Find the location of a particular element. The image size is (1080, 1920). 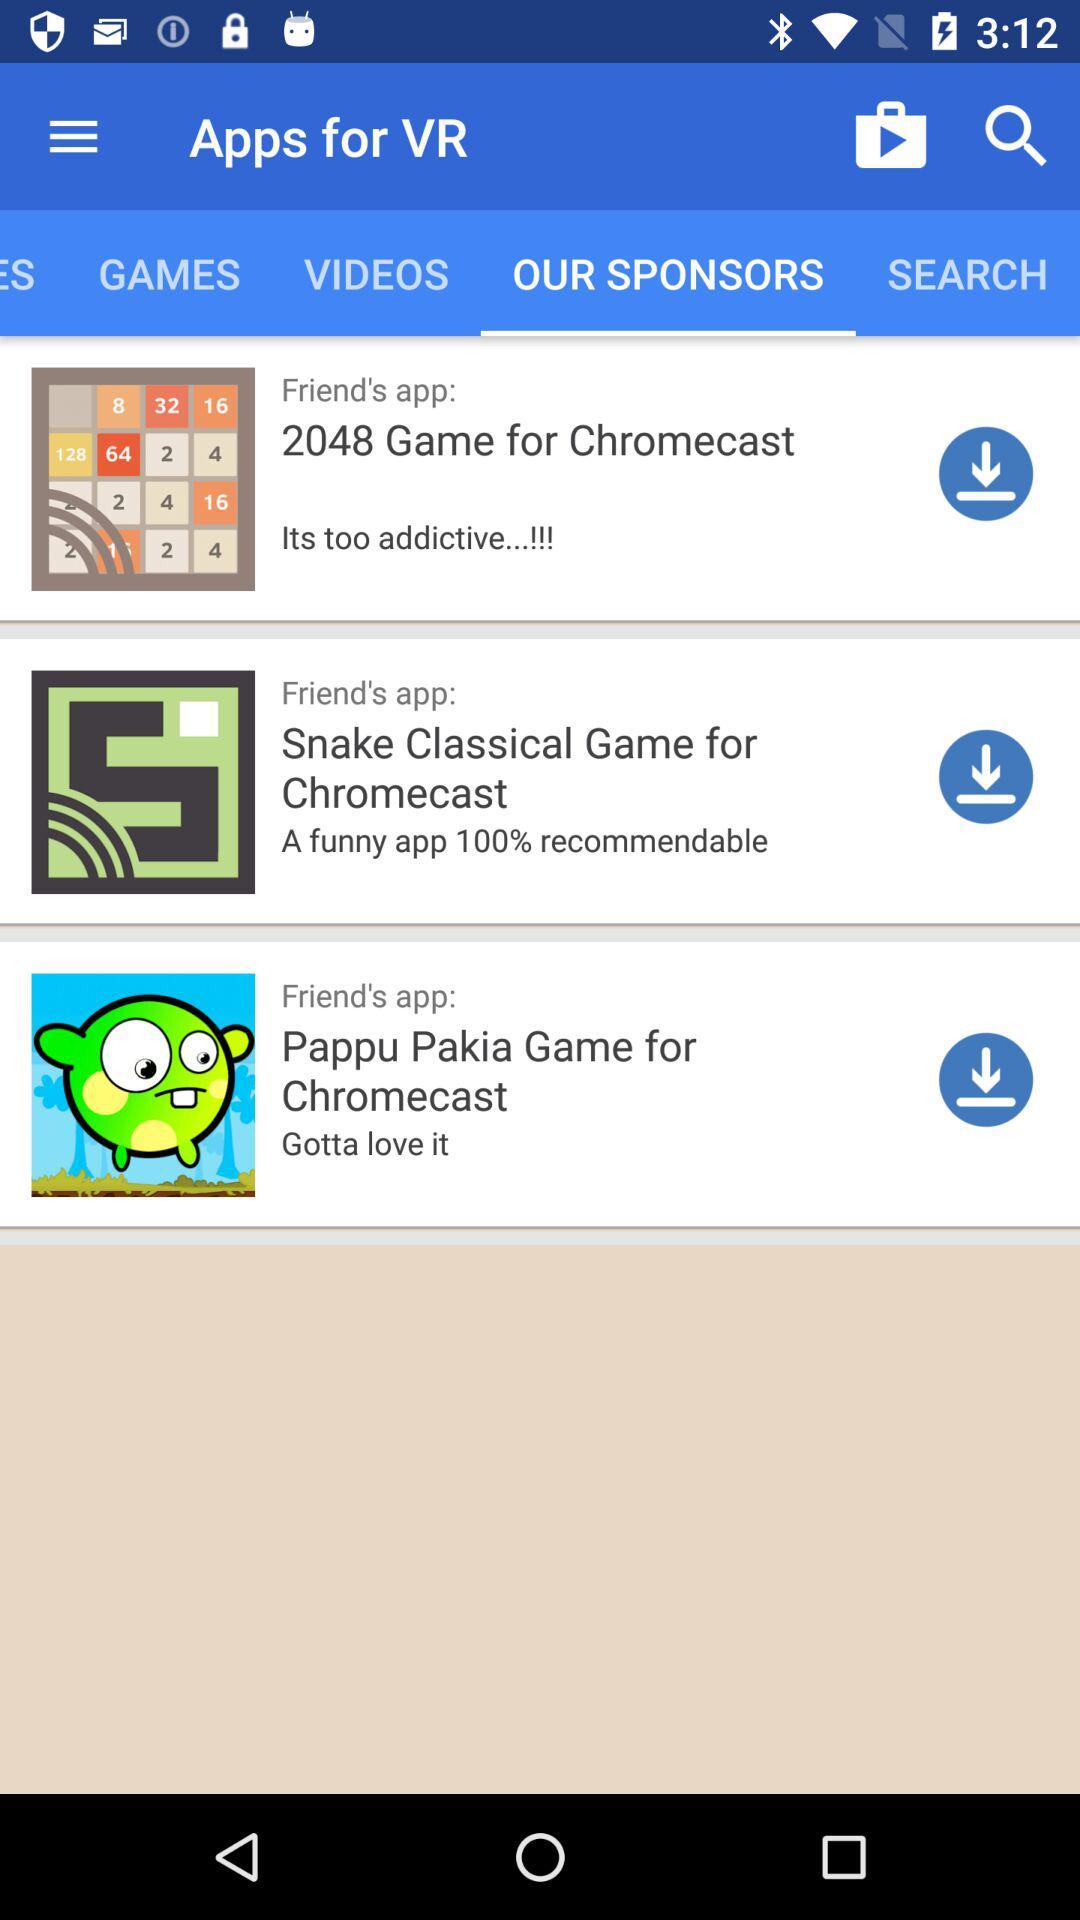

item next to the apps for vr is located at coordinates (72, 135).